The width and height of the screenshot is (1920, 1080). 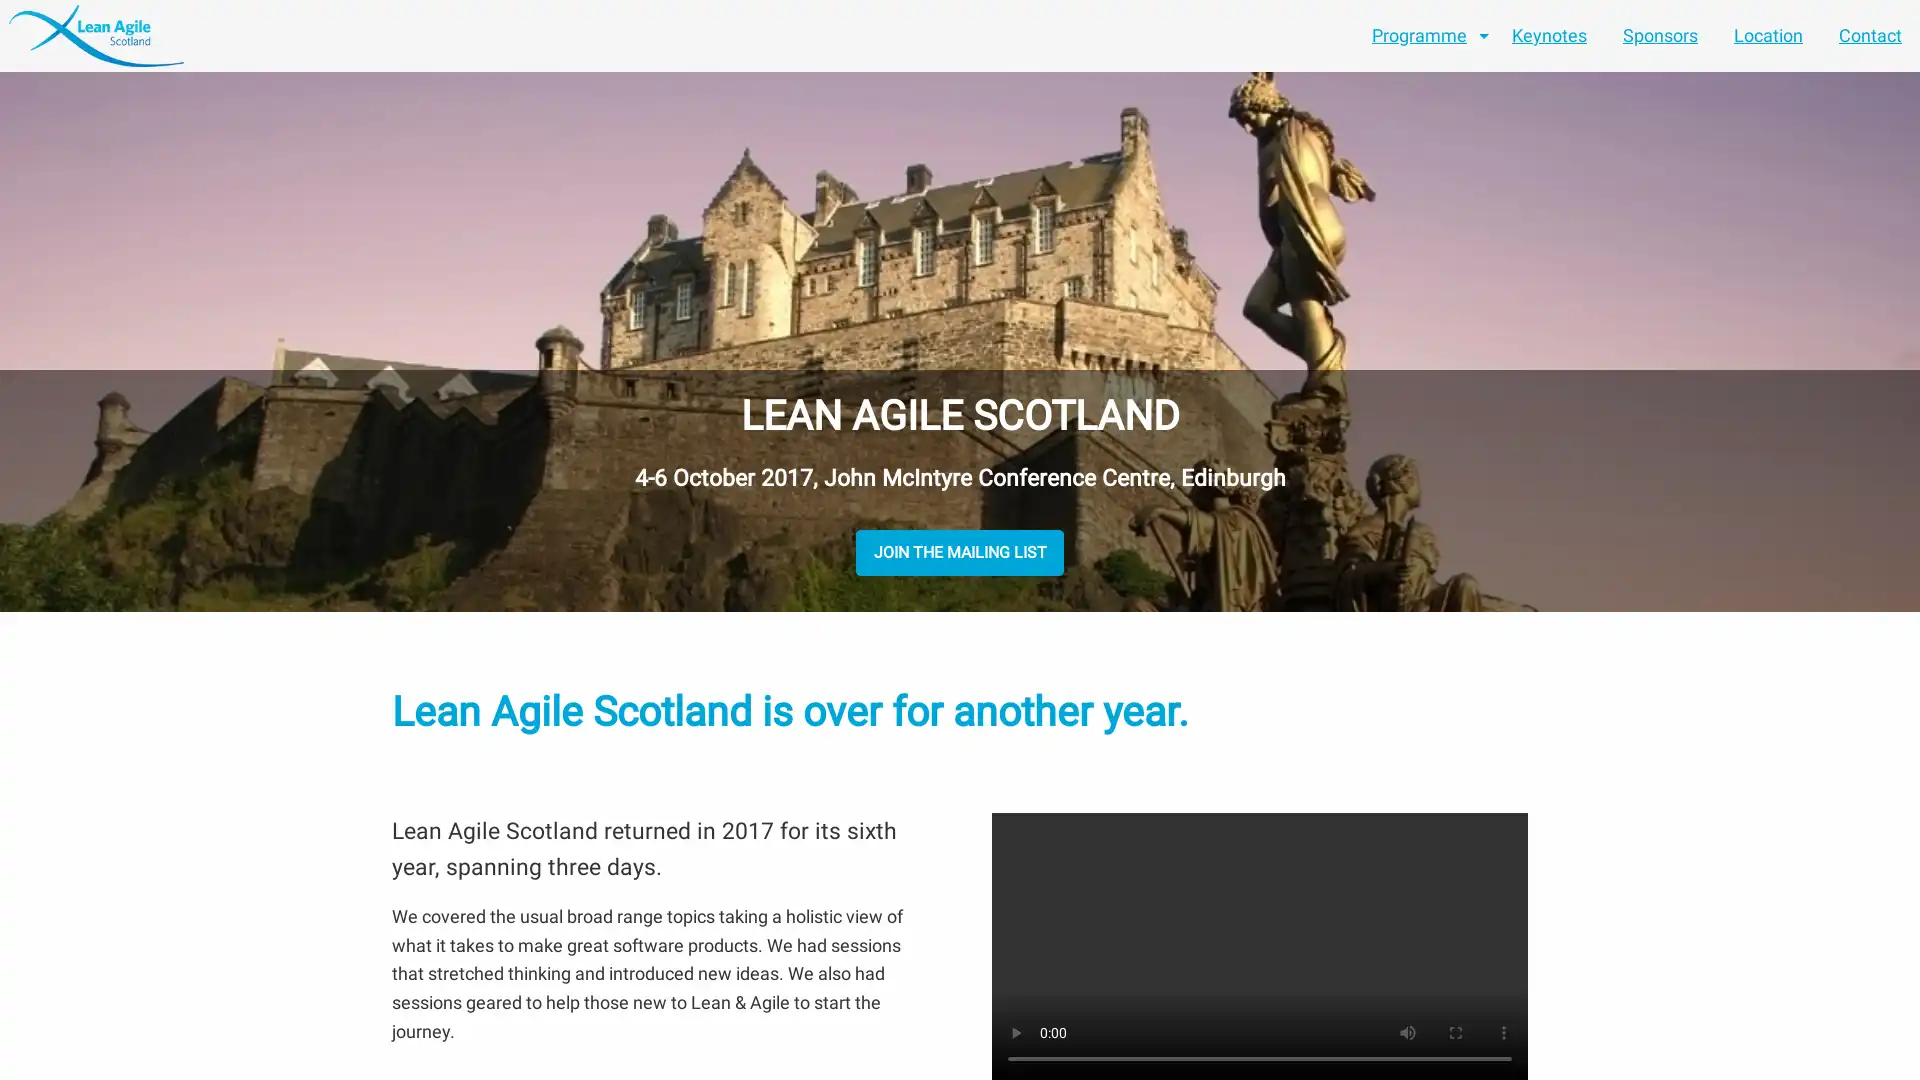 I want to click on show more media controls, so click(x=1503, y=1032).